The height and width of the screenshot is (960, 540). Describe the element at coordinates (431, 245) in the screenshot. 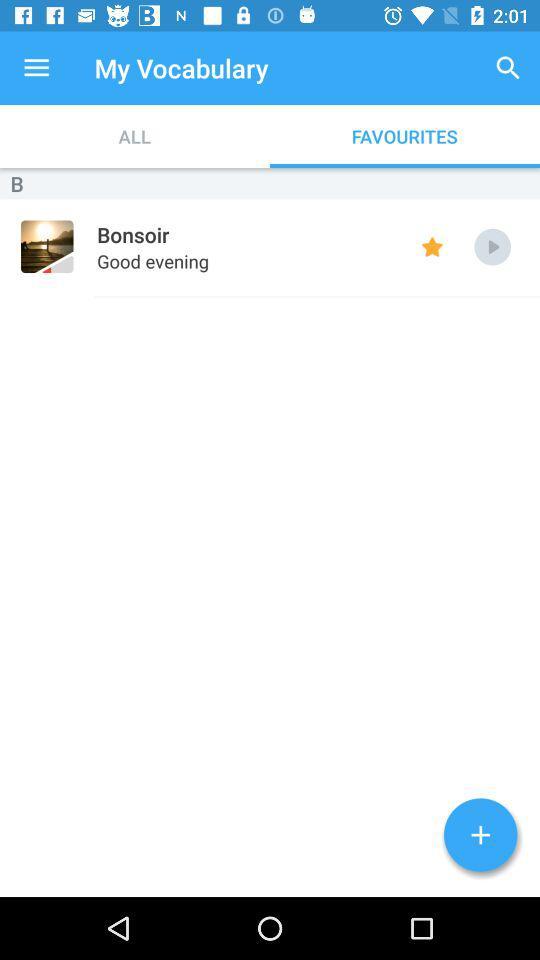

I see `favourites keys` at that location.